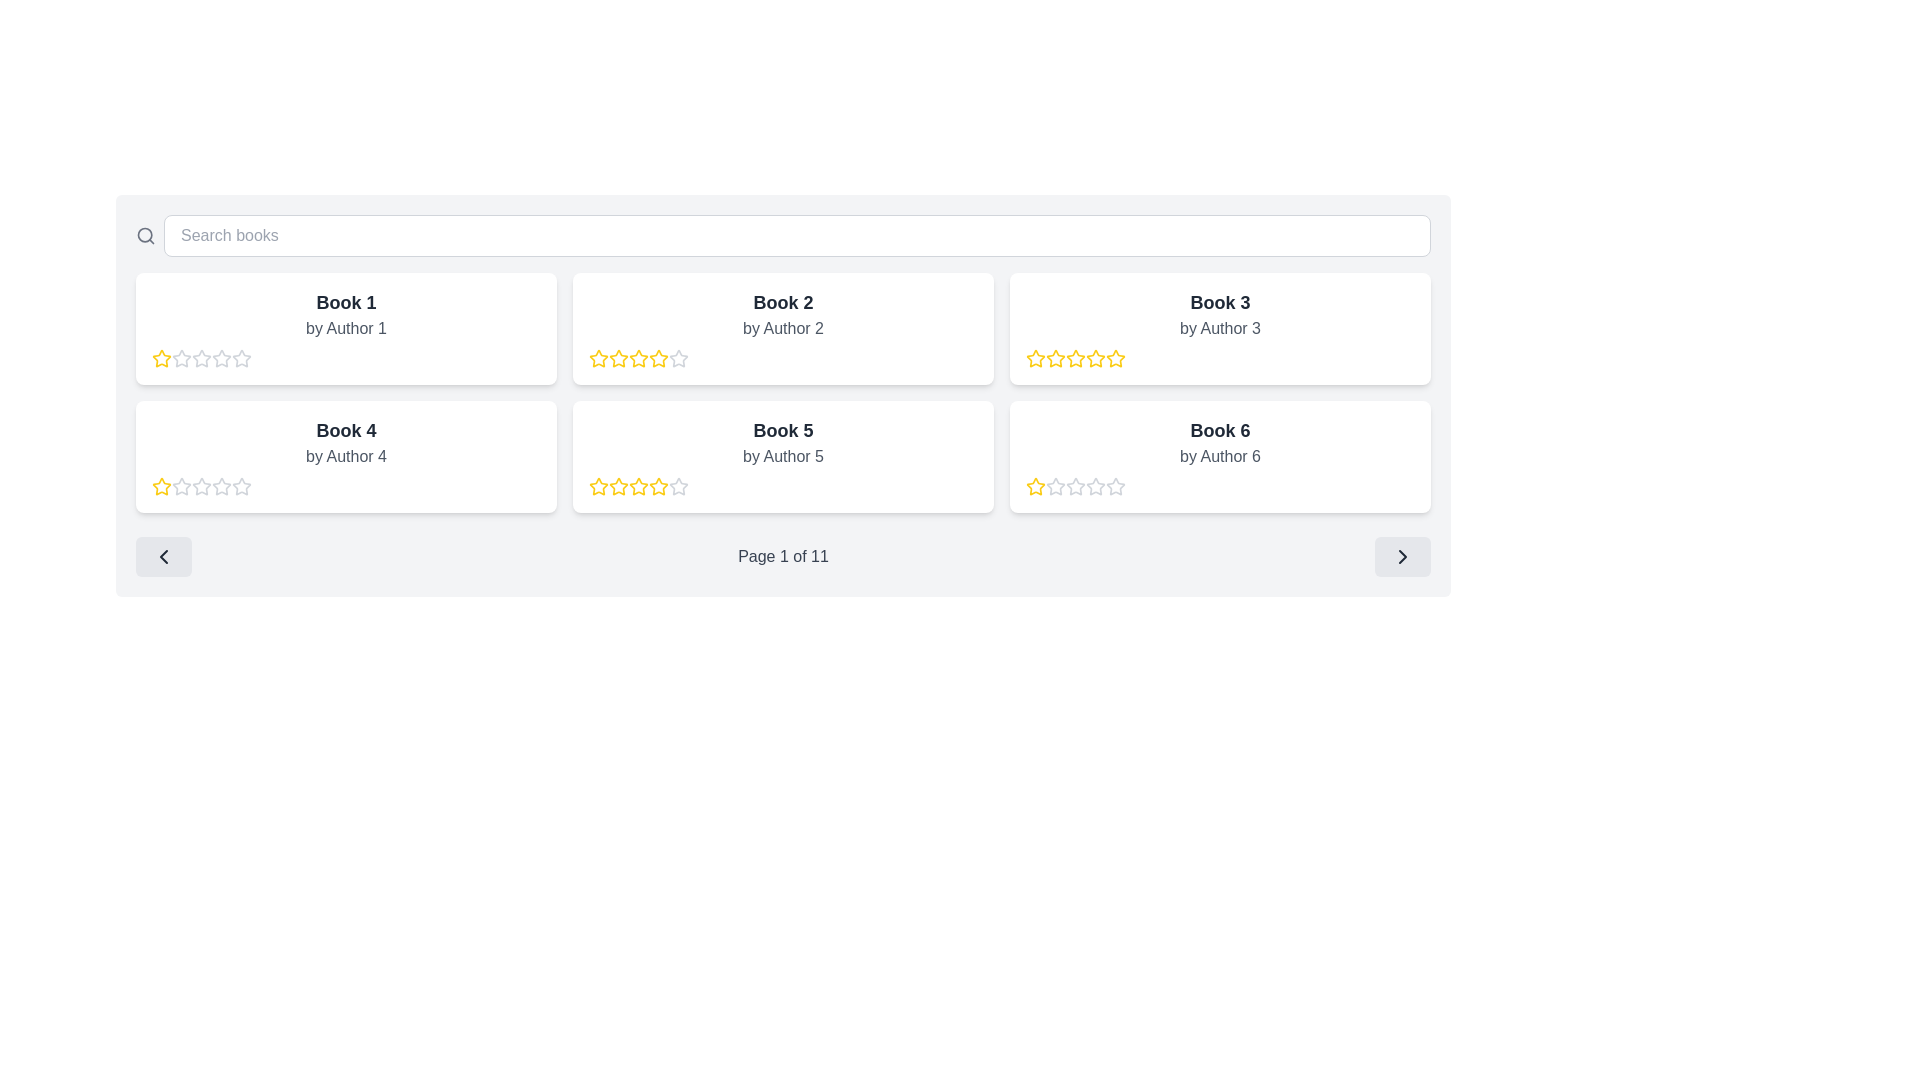 This screenshot has width=1920, height=1080. I want to click on the third star in the sequence of five stars representing a rating level under the 'Book 5' card, so click(618, 486).